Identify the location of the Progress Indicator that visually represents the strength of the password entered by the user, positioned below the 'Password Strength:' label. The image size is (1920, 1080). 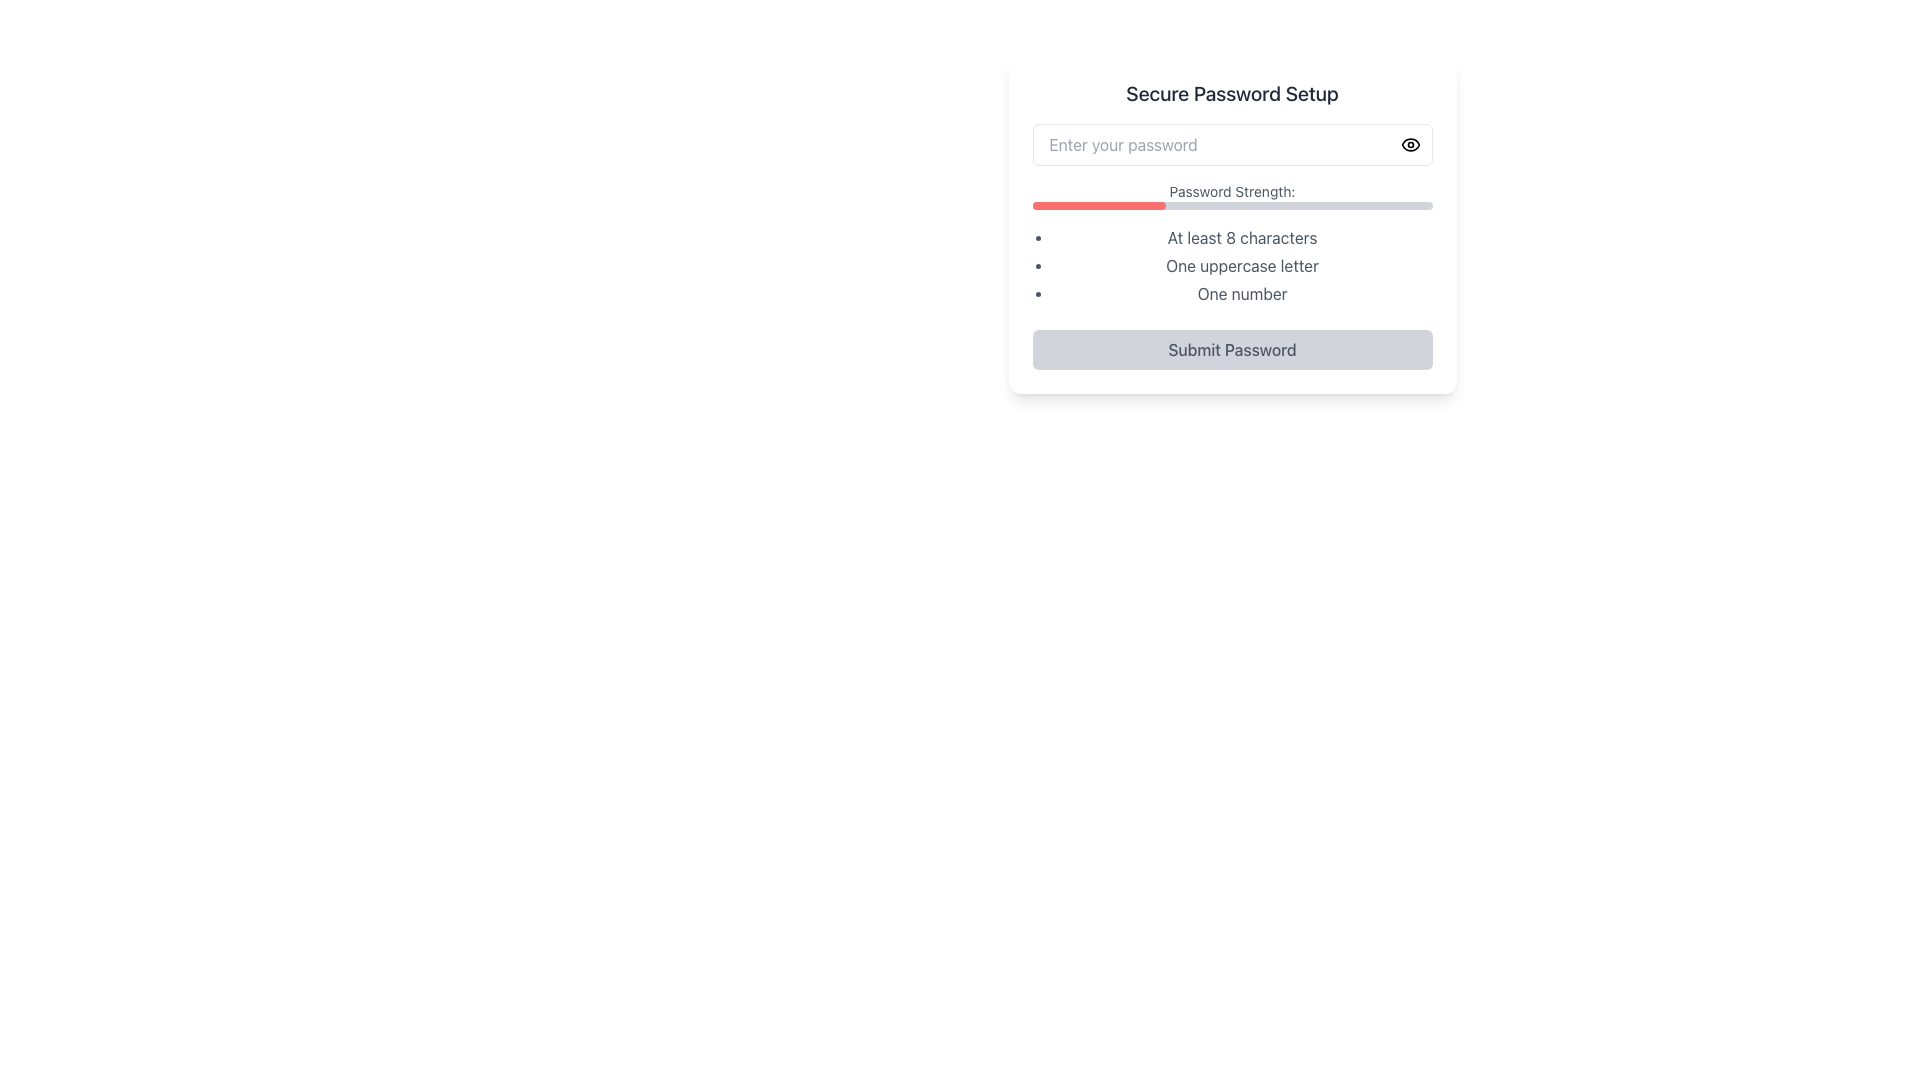
(1231, 205).